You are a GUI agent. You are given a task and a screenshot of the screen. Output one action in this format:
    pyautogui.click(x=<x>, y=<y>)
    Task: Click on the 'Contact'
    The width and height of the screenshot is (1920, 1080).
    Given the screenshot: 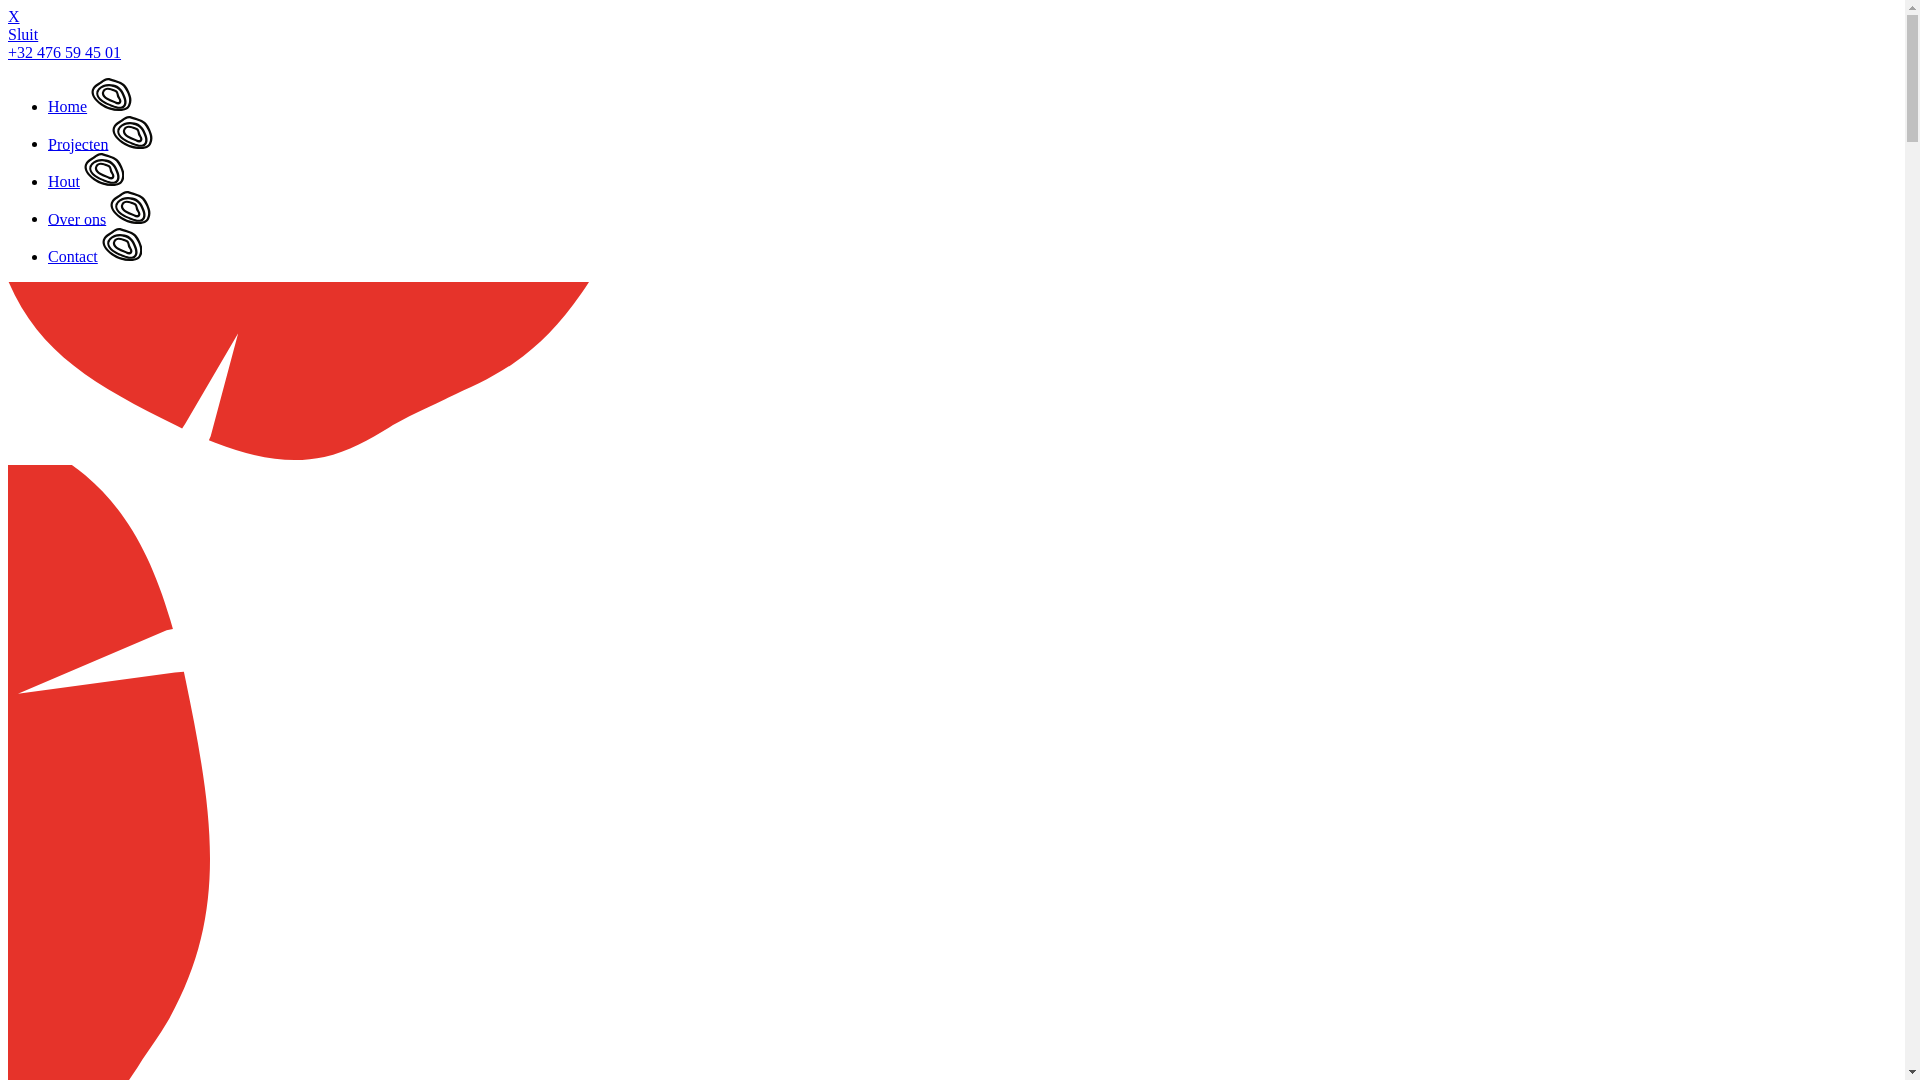 What is the action you would take?
    pyautogui.click(x=72, y=255)
    